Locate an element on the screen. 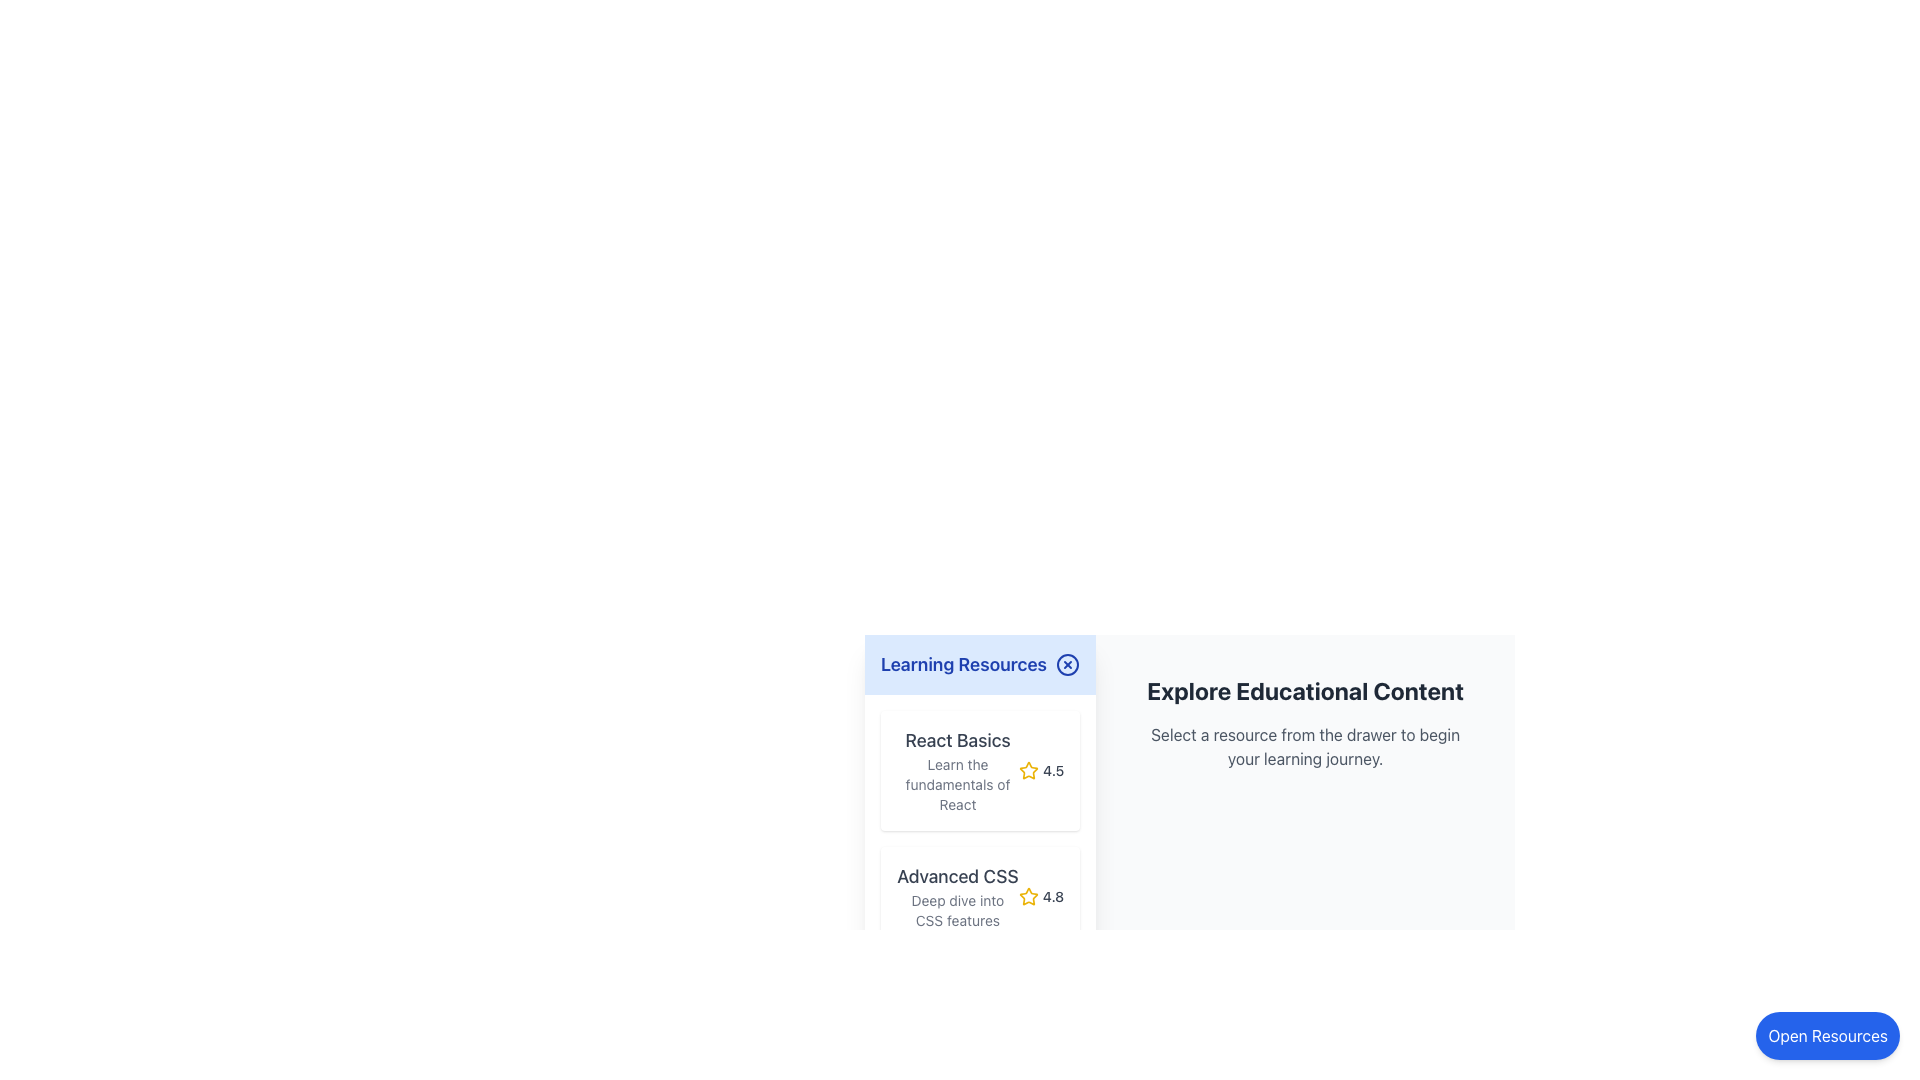  the Text Label titled 'Advanced CSS' which is the second item in the list of educational resources located on the left side of the interface is located at coordinates (956, 896).